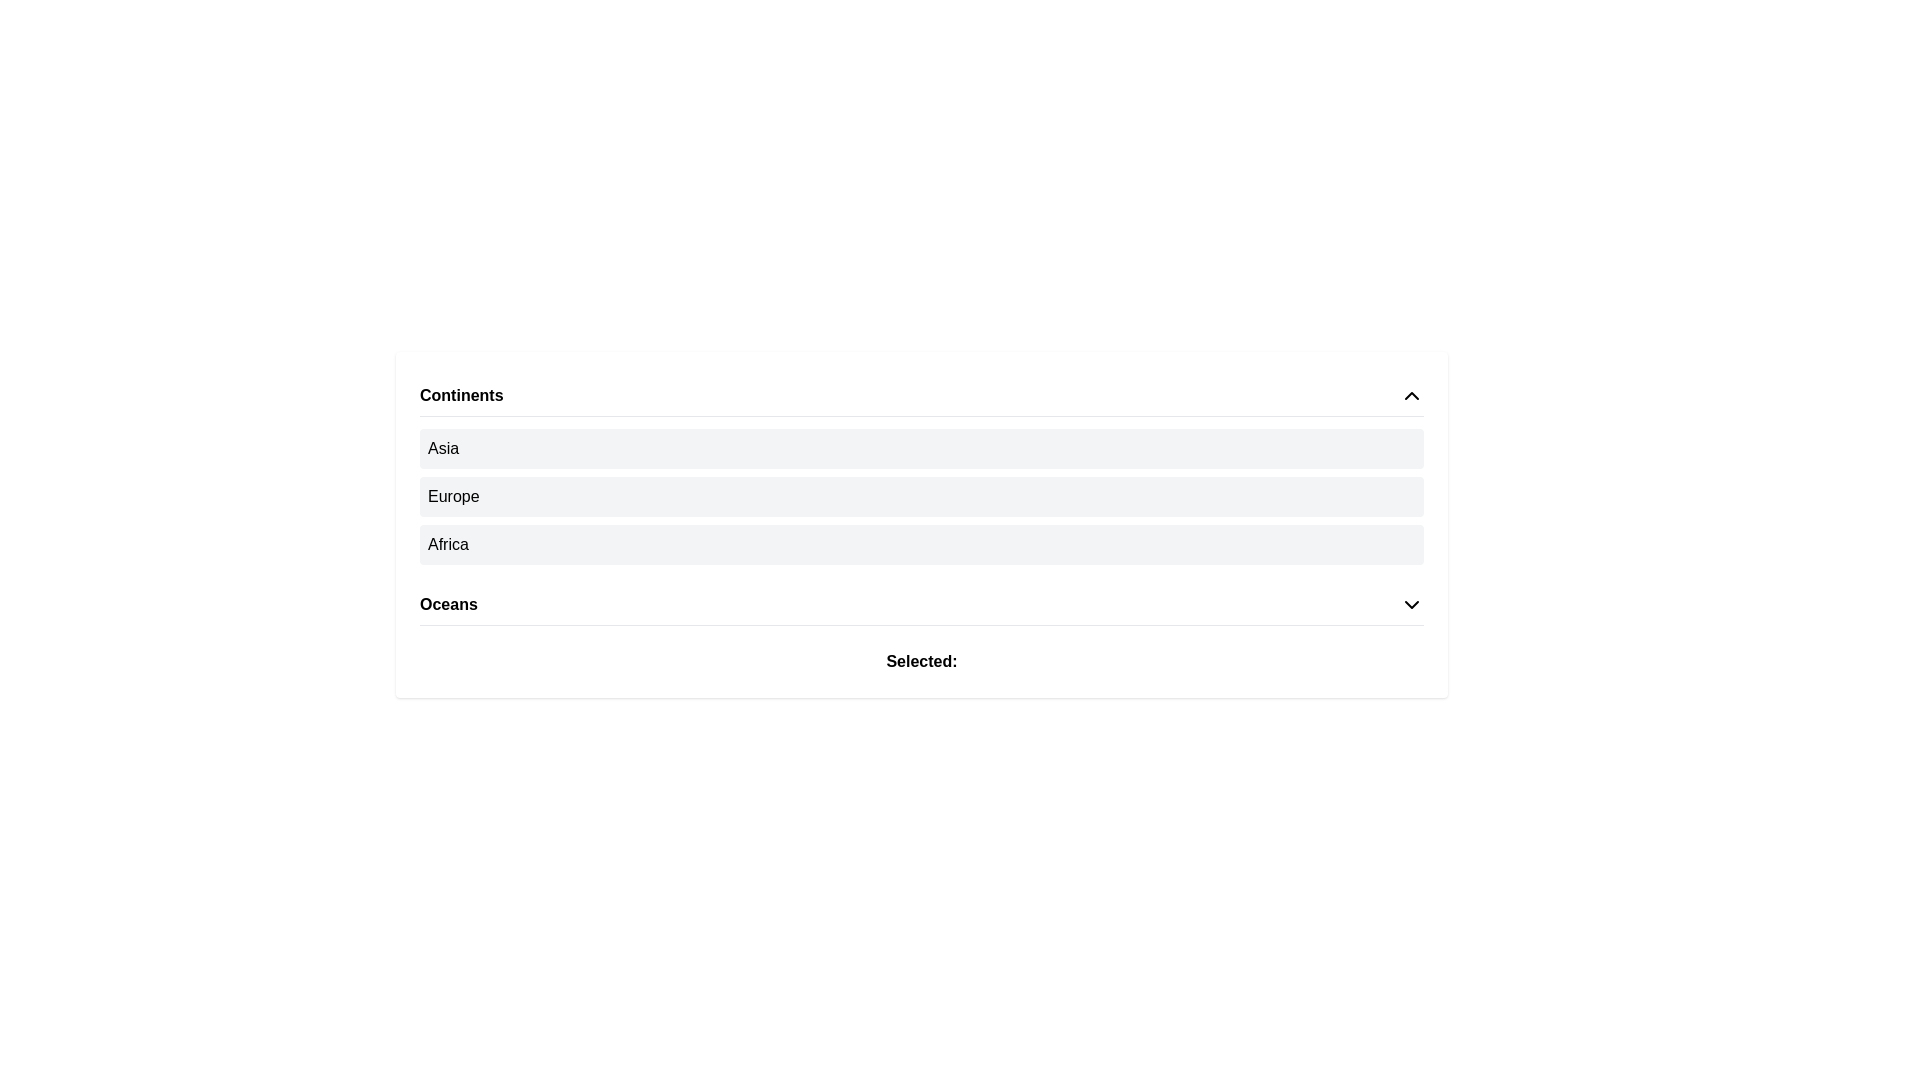 This screenshot has height=1080, width=1920. Describe the element at coordinates (460, 396) in the screenshot. I see `the 'Continents' text label located in the upper part of the grouped section, which has a chevron icon to its right` at that location.